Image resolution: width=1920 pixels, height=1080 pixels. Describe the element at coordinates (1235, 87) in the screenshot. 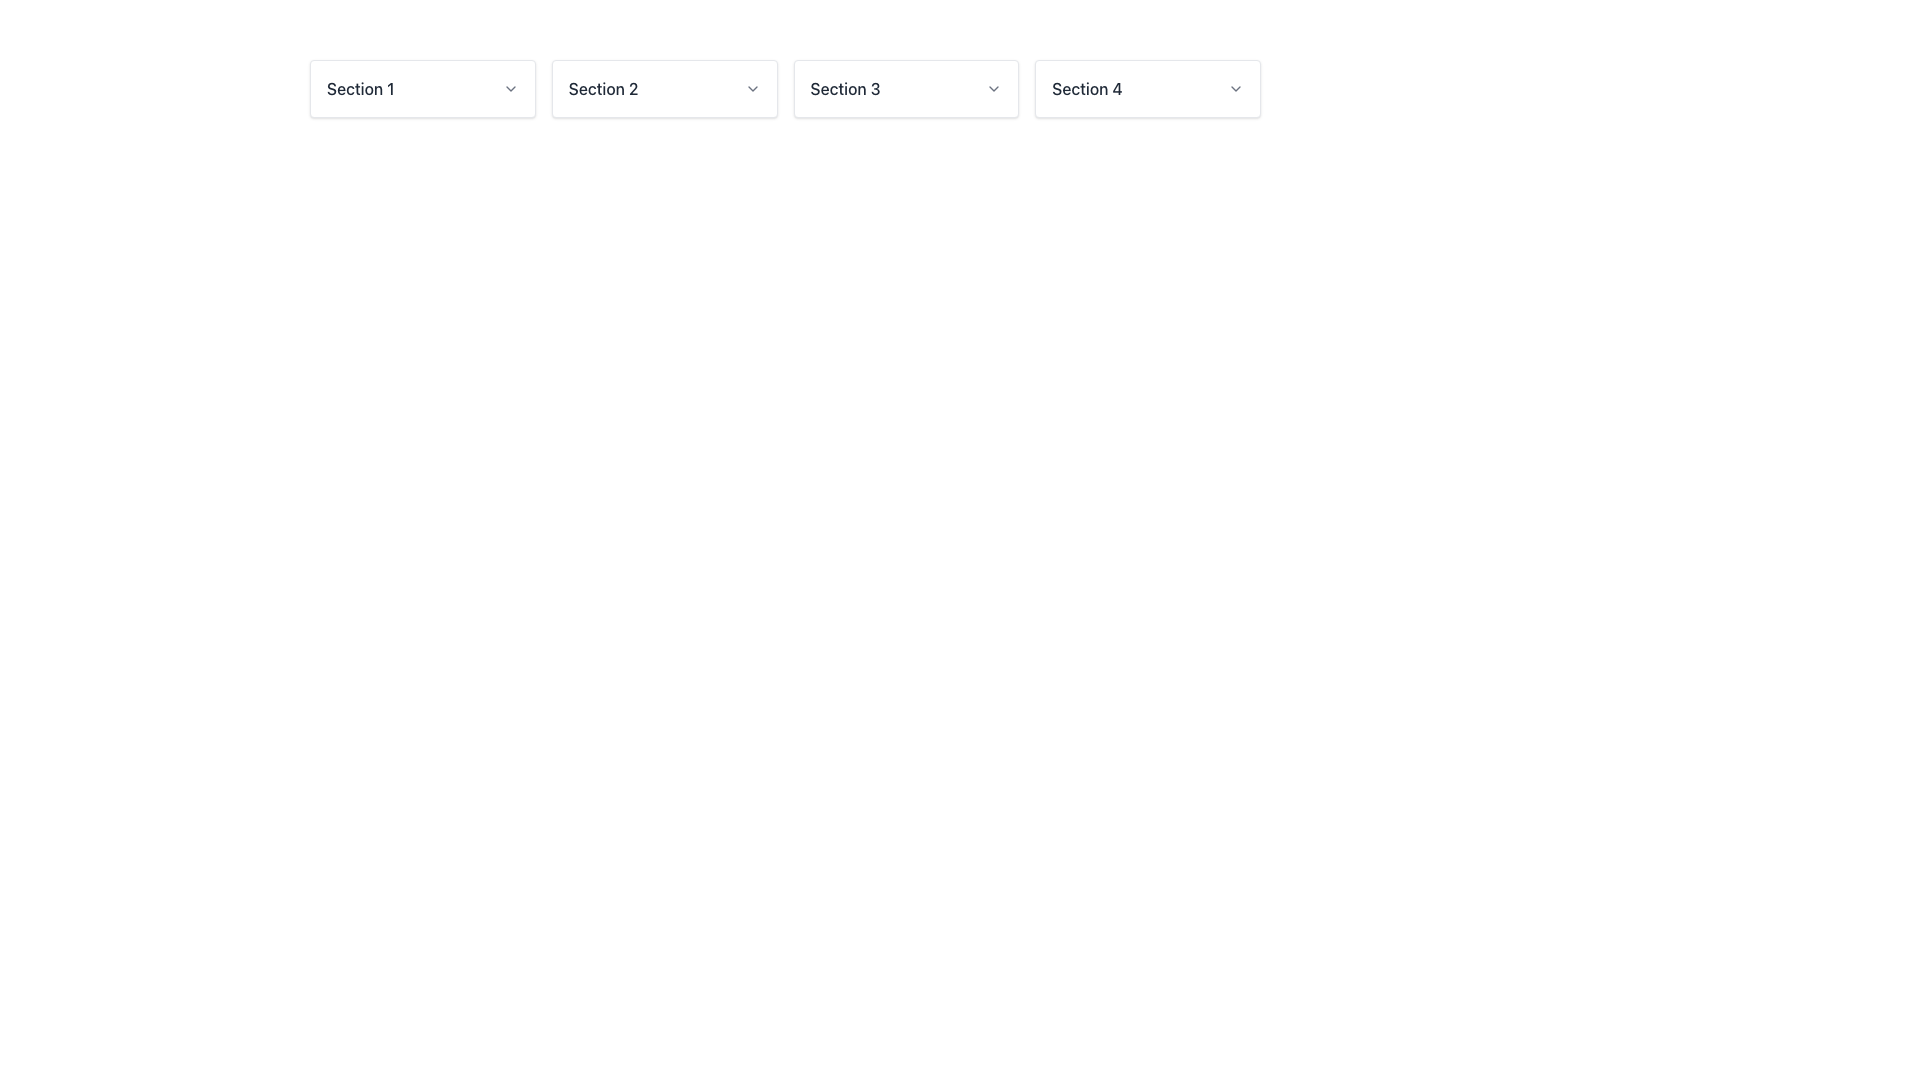

I see `the downward-pointing chevron icon located on the right side of 'Section 4'` at that location.